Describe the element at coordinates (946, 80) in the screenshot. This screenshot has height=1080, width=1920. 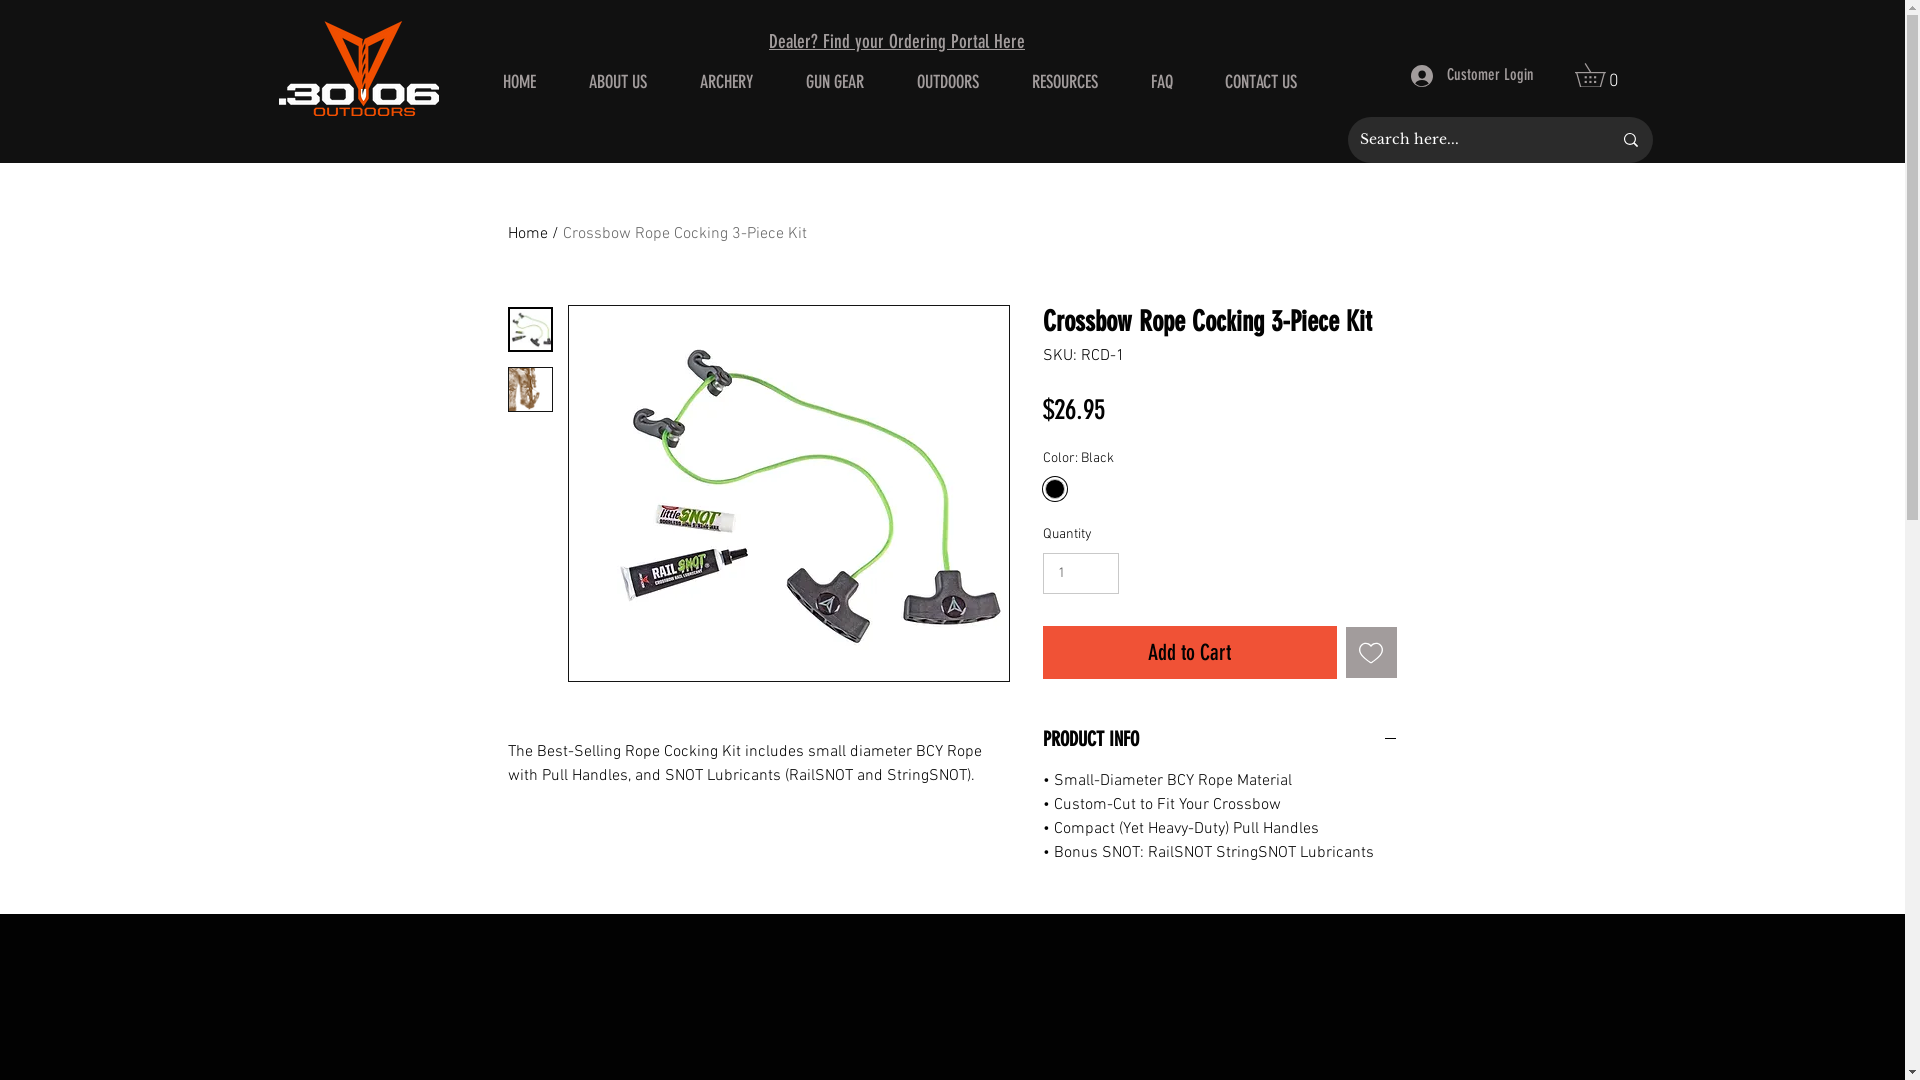
I see `'OUTDOORS'` at that location.